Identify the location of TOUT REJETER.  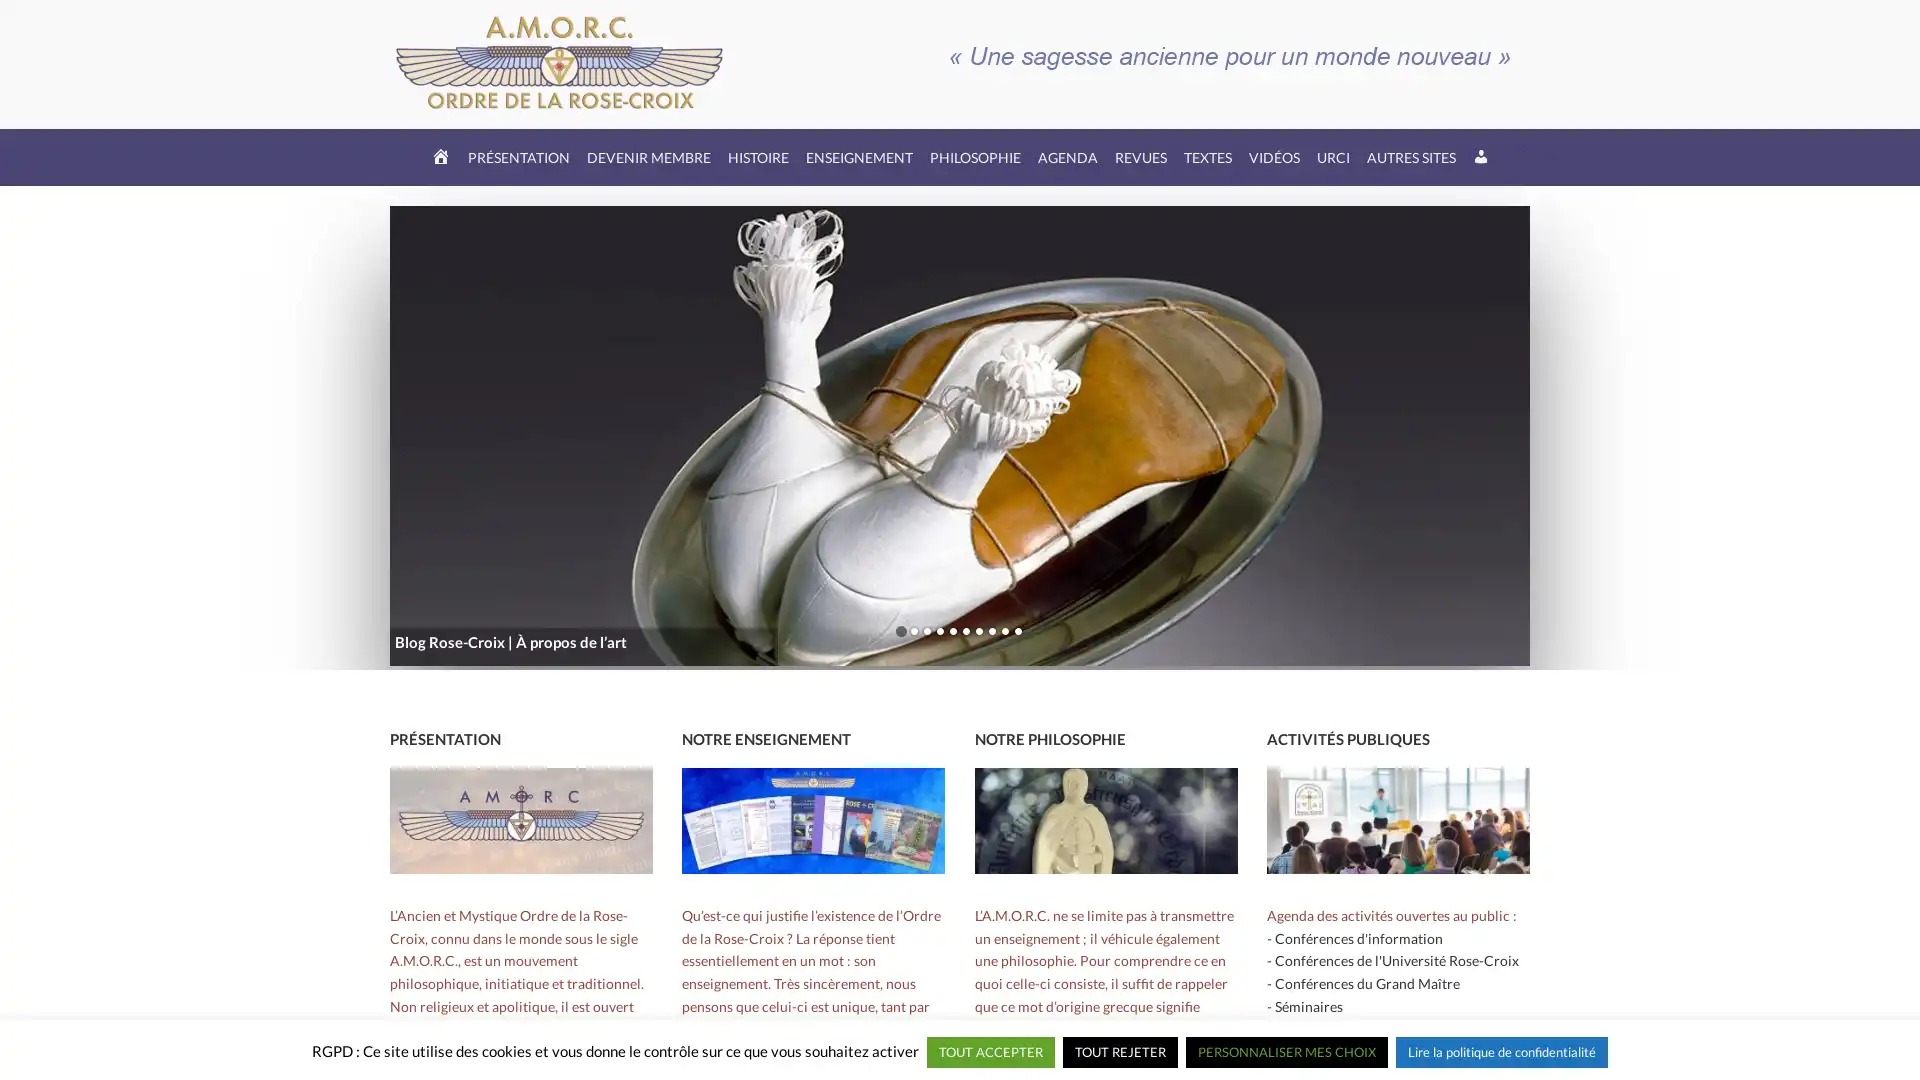
(1120, 1051).